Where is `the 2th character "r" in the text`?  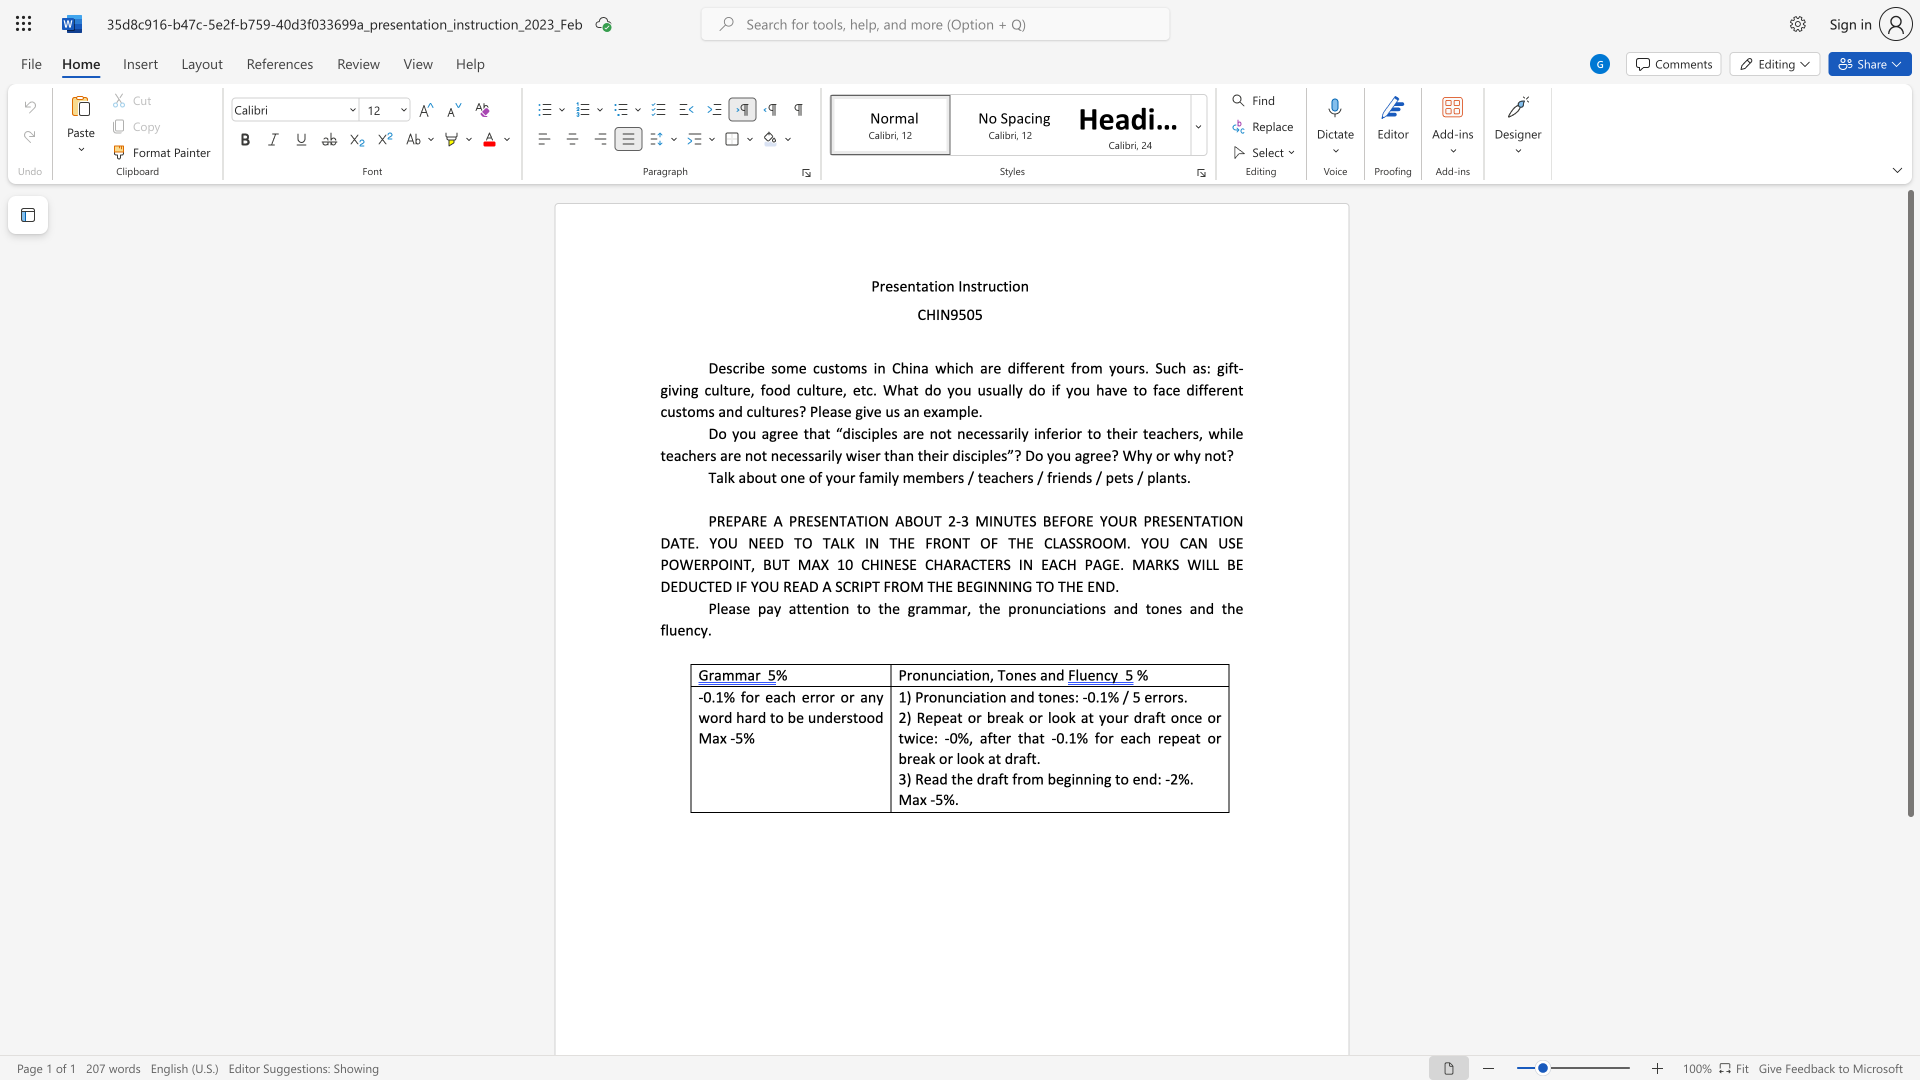
the 2th character "r" in the text is located at coordinates (964, 607).